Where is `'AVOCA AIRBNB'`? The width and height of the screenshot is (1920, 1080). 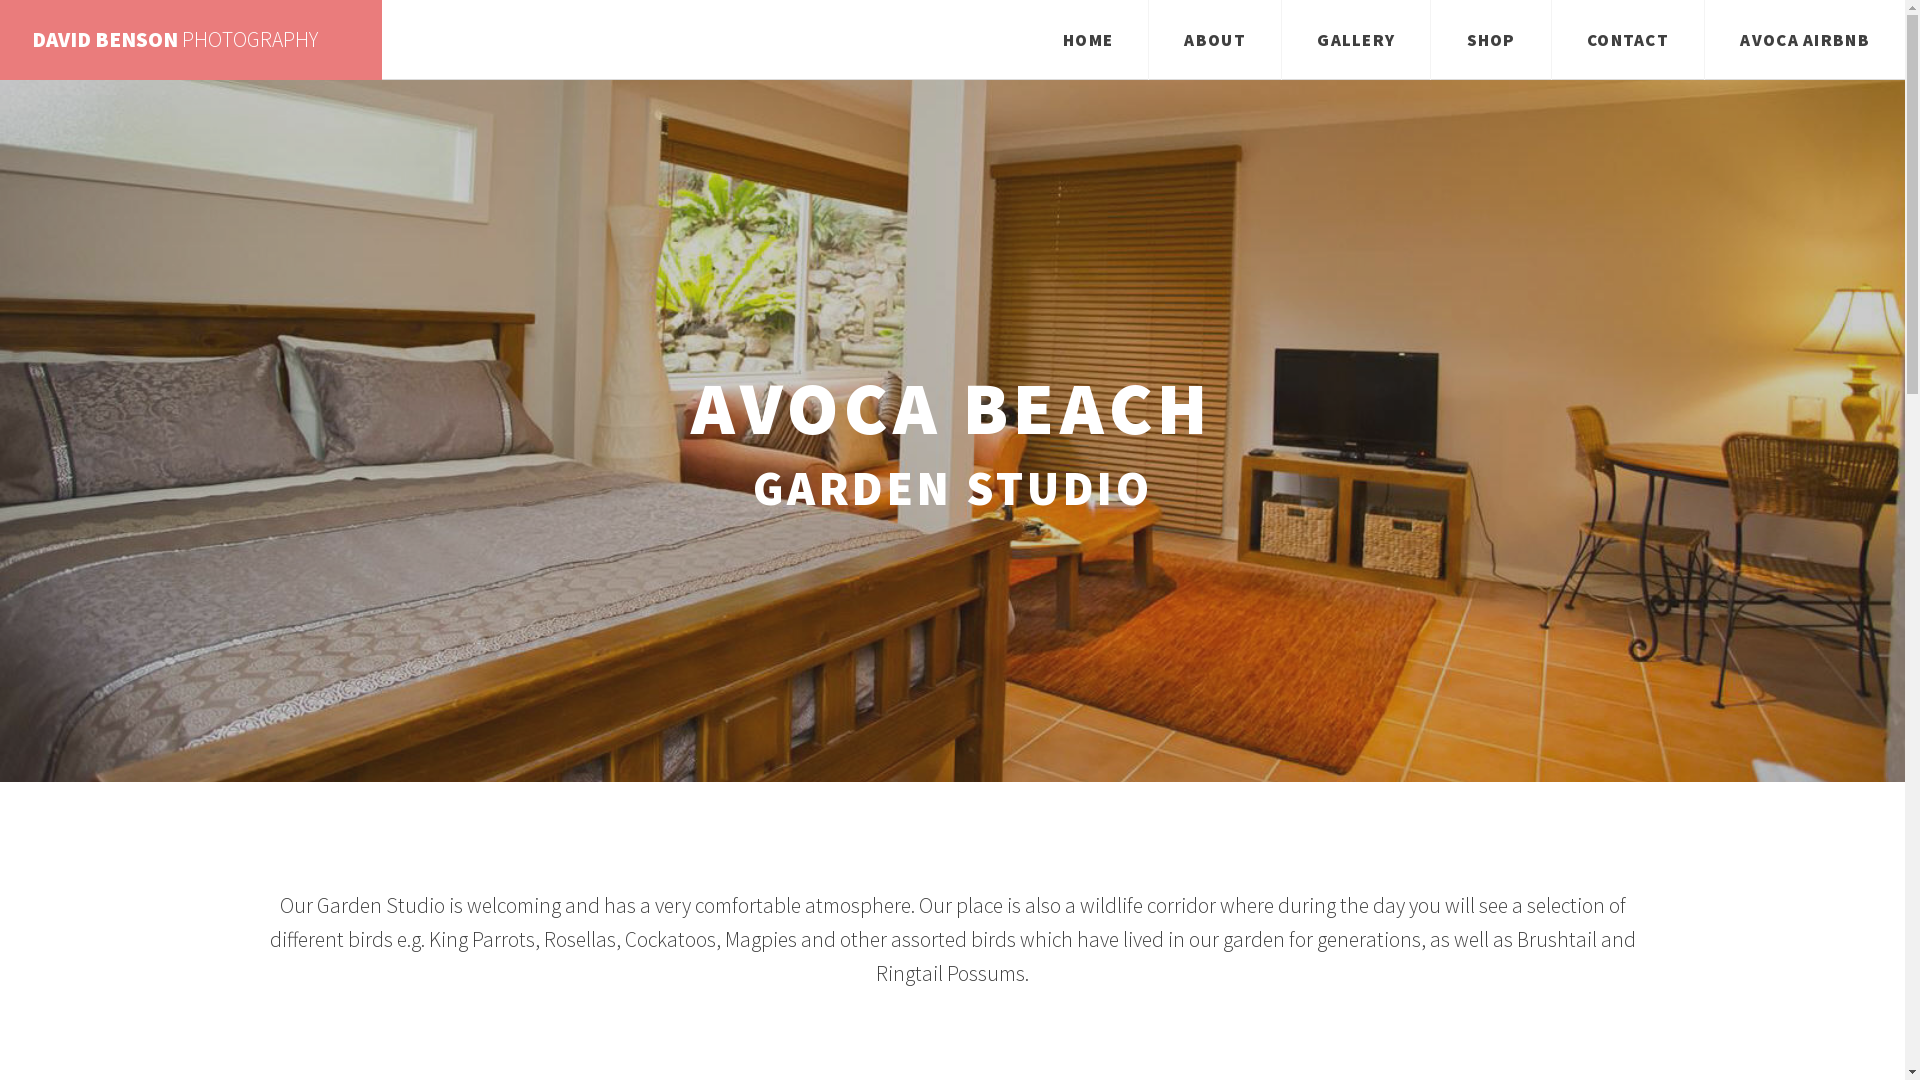 'AVOCA AIRBNB' is located at coordinates (1804, 39).